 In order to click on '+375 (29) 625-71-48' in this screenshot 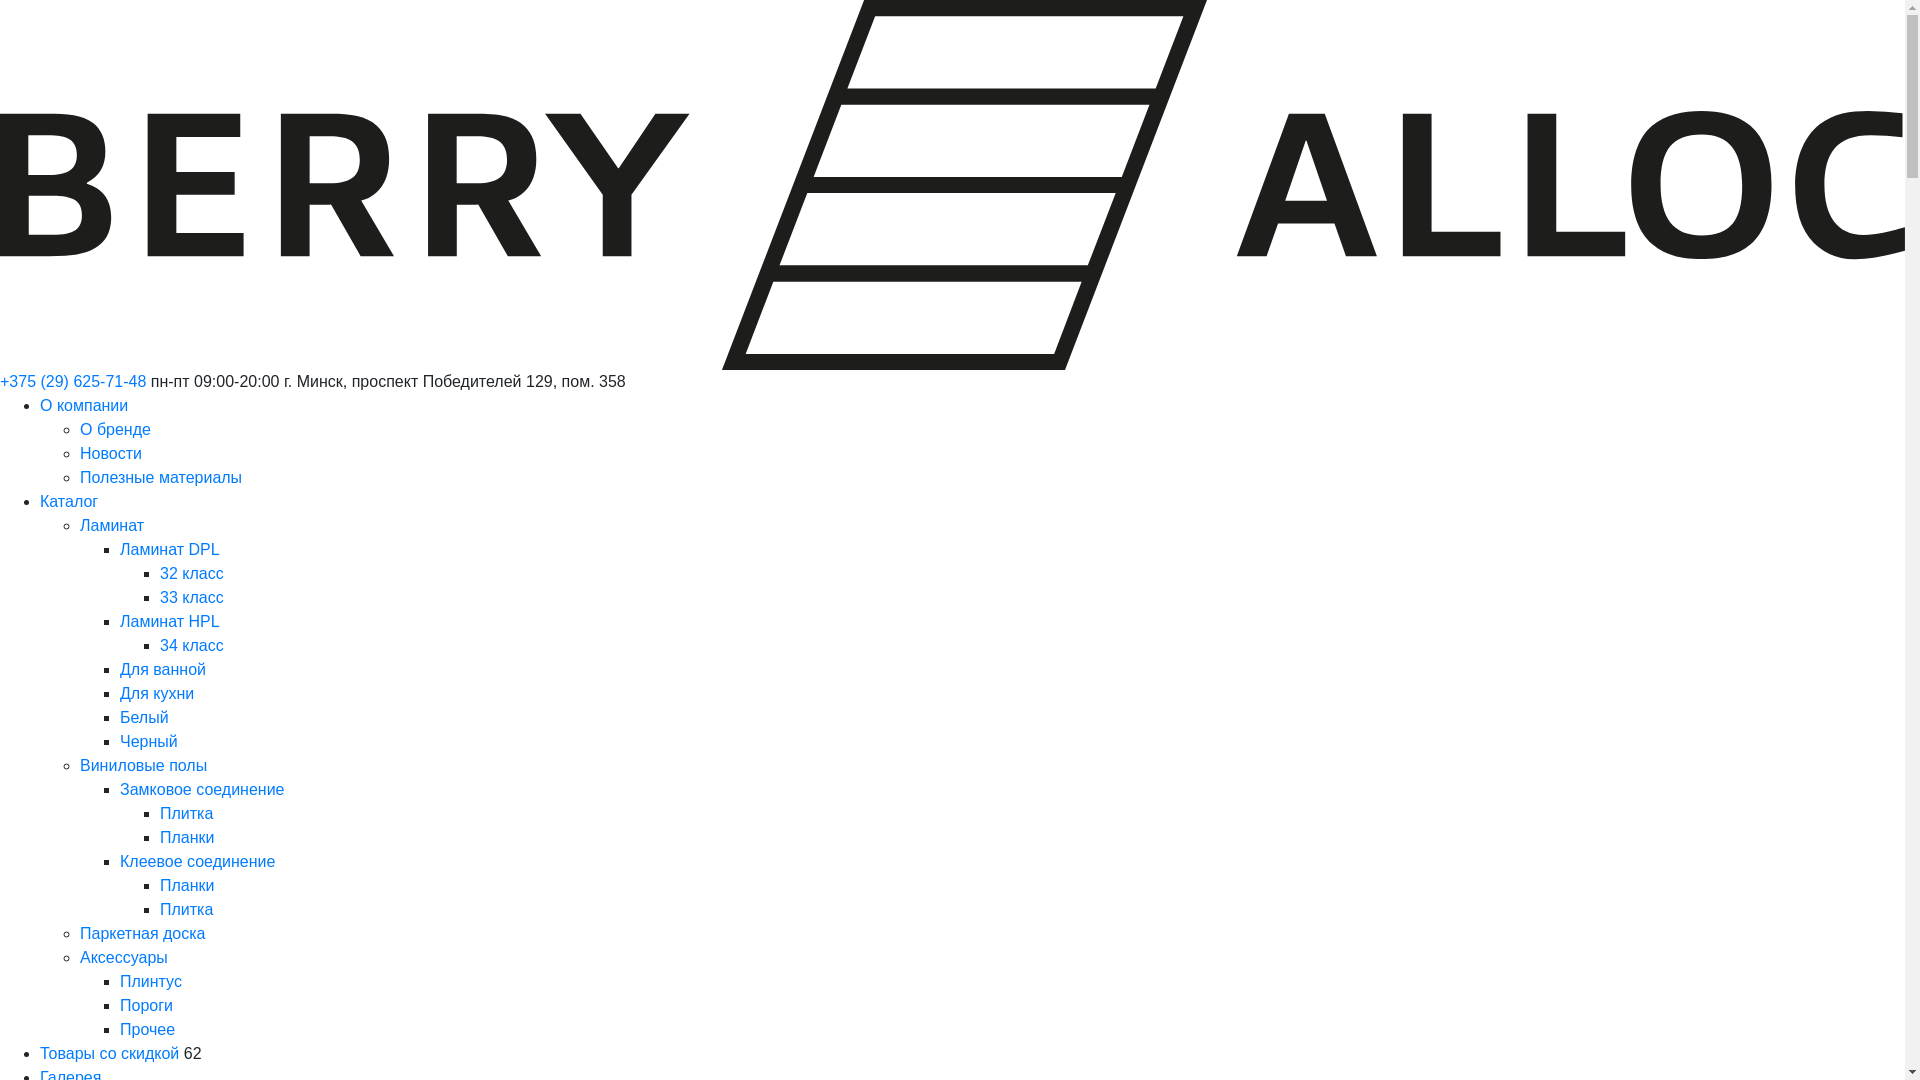, I will do `click(72, 381)`.